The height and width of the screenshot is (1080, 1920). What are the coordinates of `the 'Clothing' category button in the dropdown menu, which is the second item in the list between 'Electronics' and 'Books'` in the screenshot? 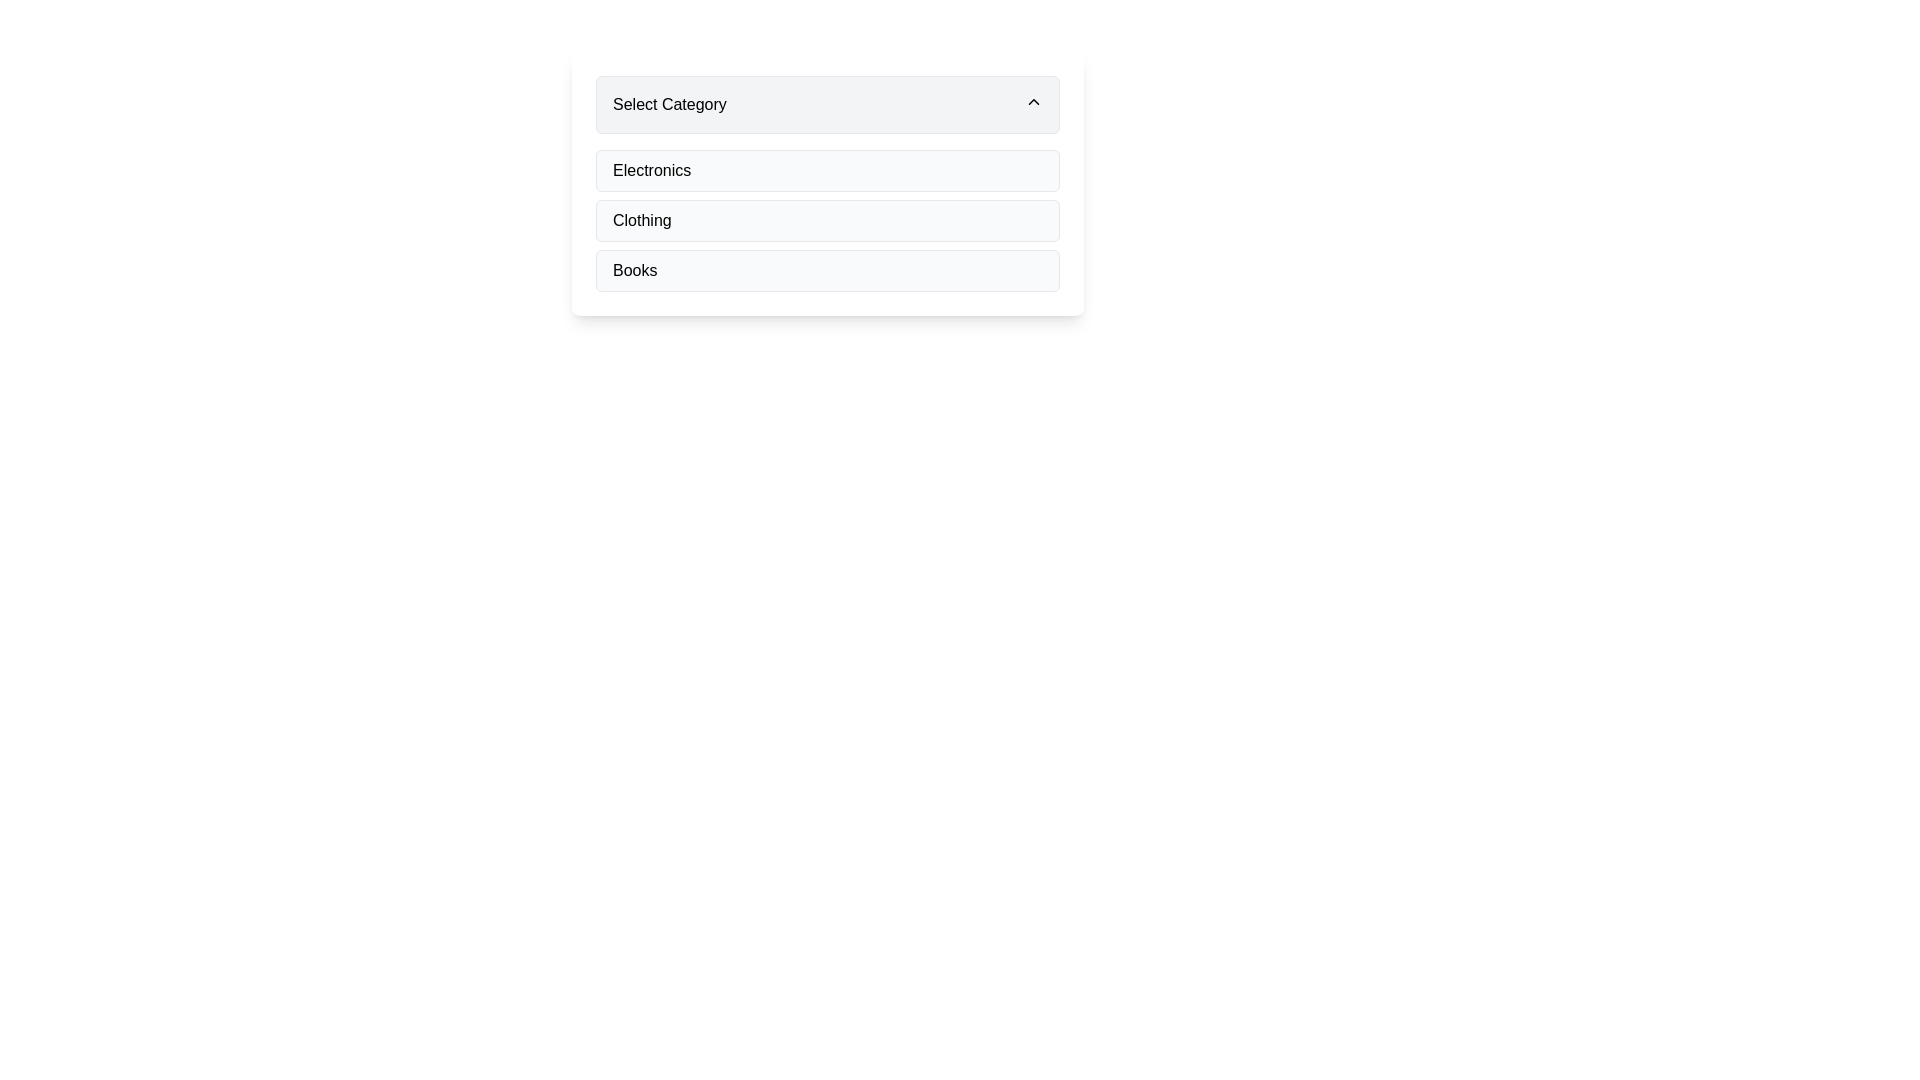 It's located at (828, 220).